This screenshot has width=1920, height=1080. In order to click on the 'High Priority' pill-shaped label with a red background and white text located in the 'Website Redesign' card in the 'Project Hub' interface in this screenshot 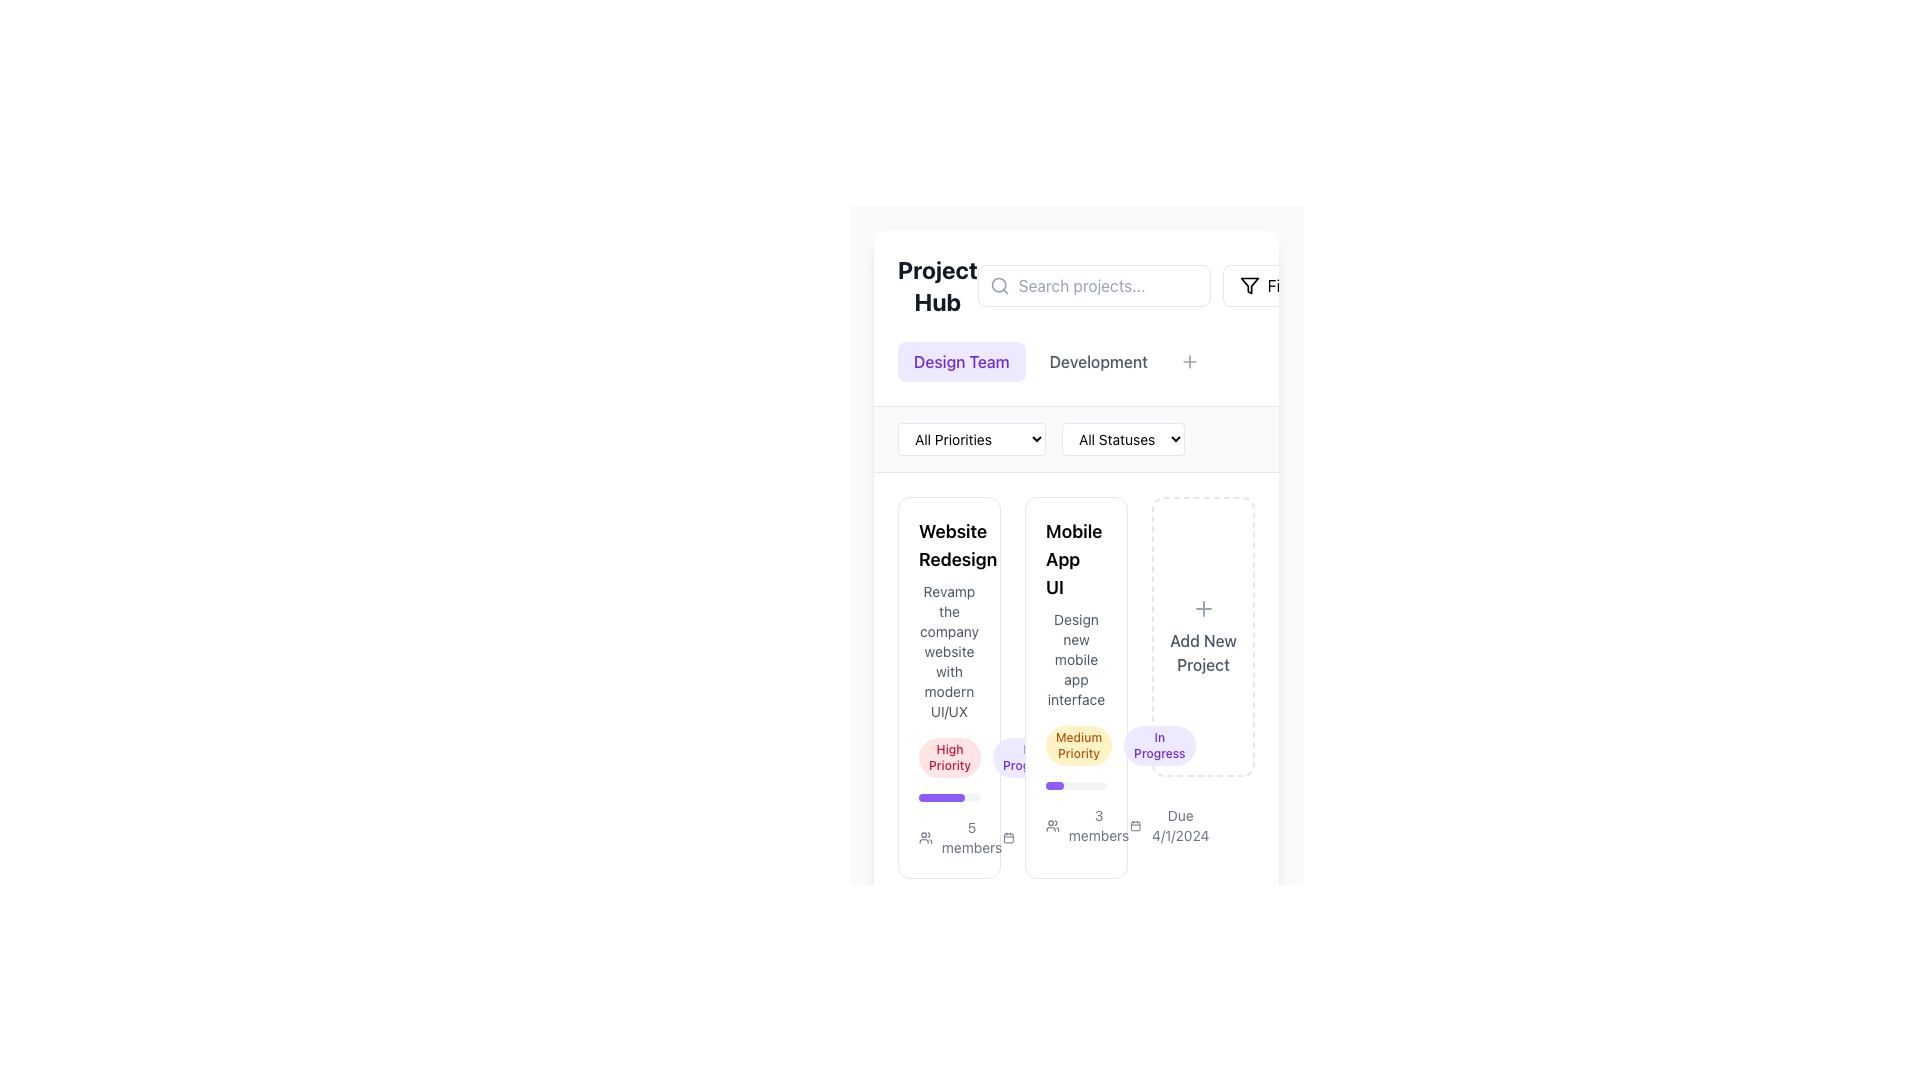, I will do `click(948, 758)`.